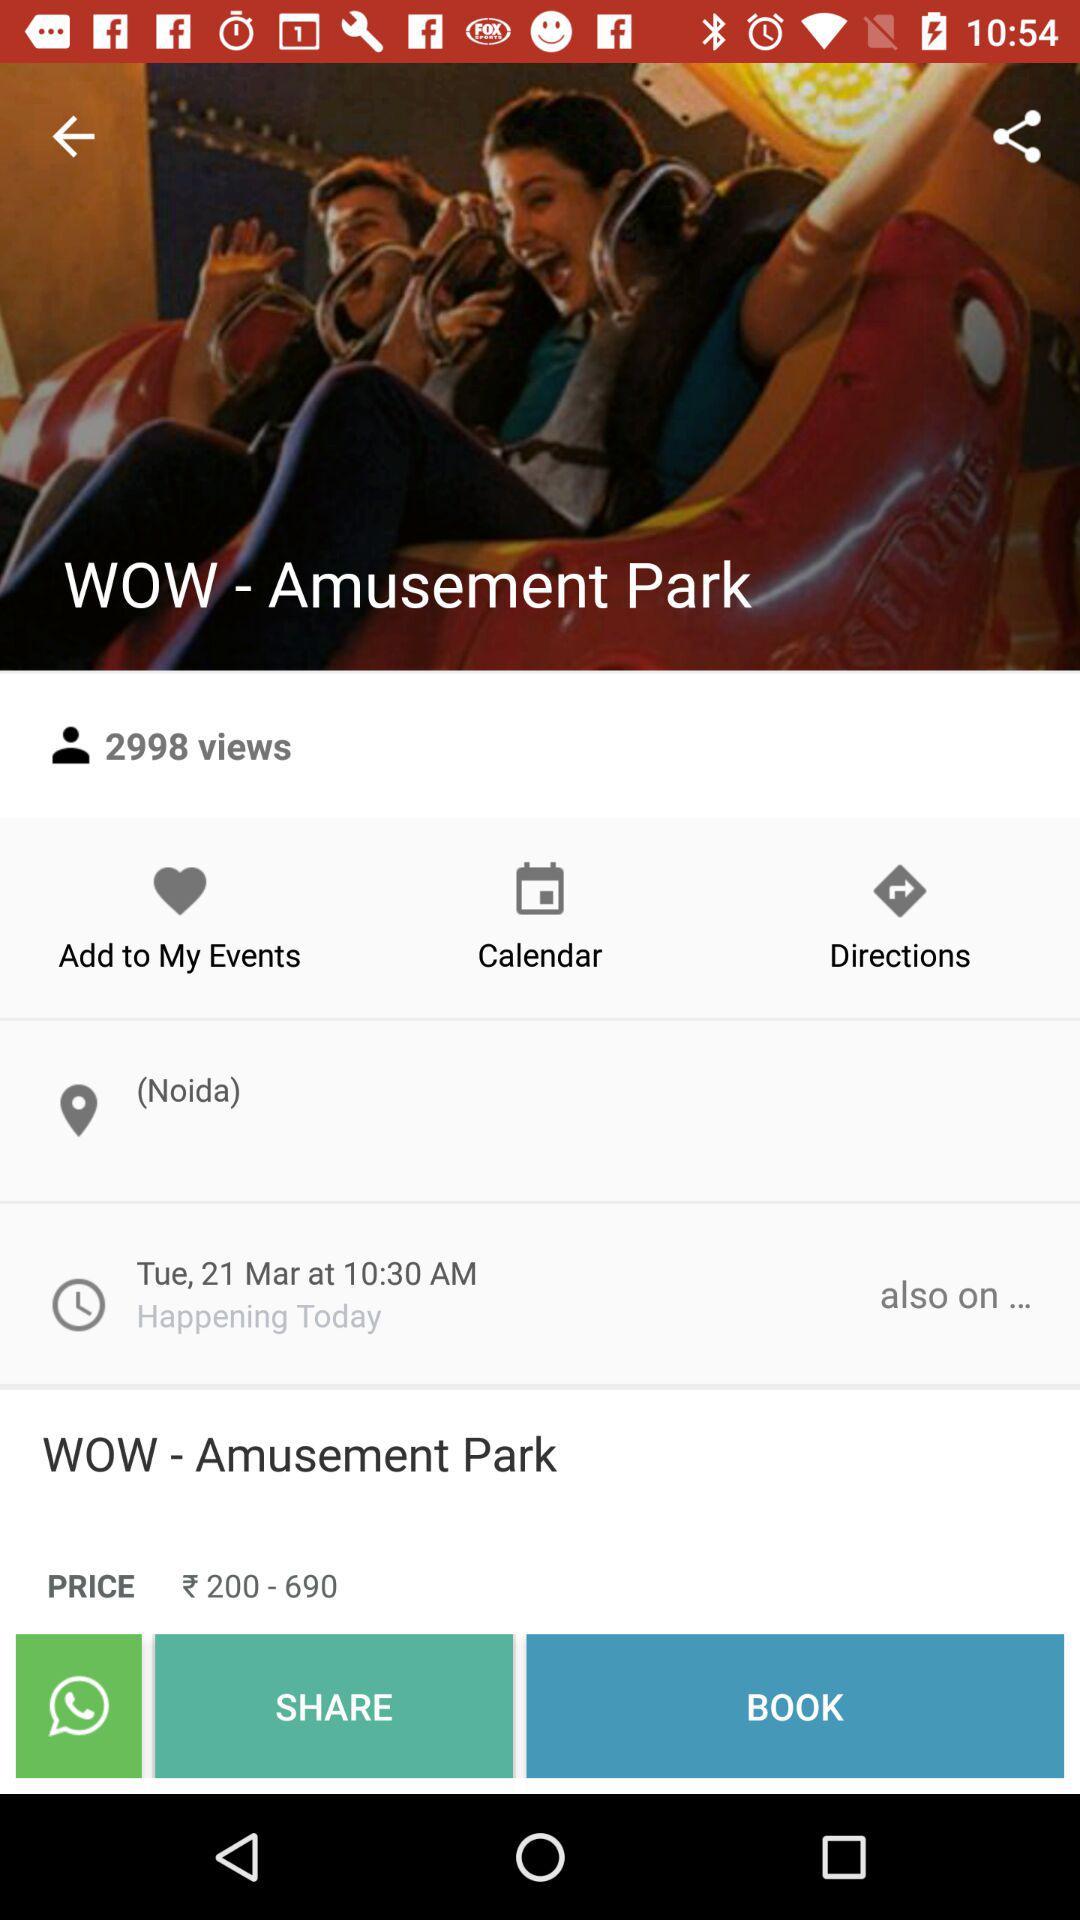 This screenshot has width=1080, height=1920. What do you see at coordinates (540, 916) in the screenshot?
I see `the calendar icon` at bounding box center [540, 916].